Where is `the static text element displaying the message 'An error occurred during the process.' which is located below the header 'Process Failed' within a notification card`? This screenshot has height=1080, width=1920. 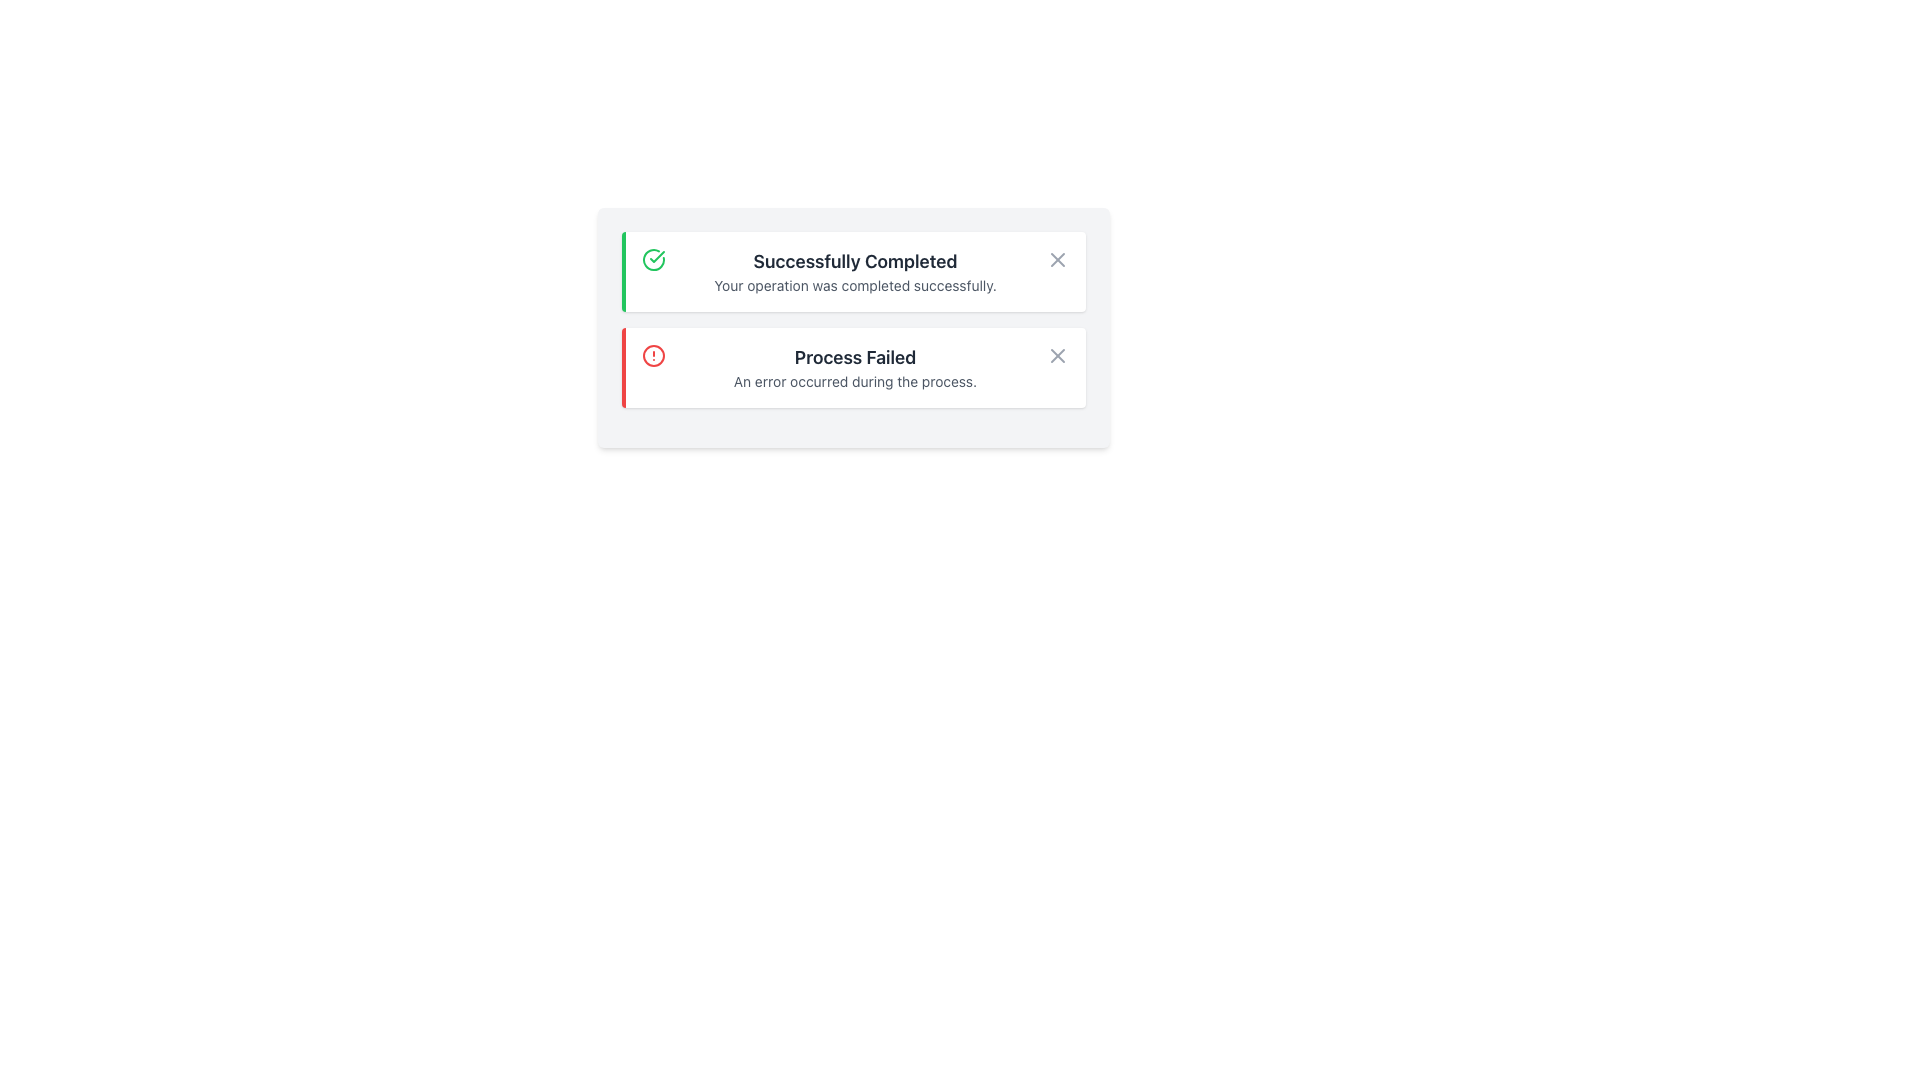 the static text element displaying the message 'An error occurred during the process.' which is located below the header 'Process Failed' within a notification card is located at coordinates (855, 381).